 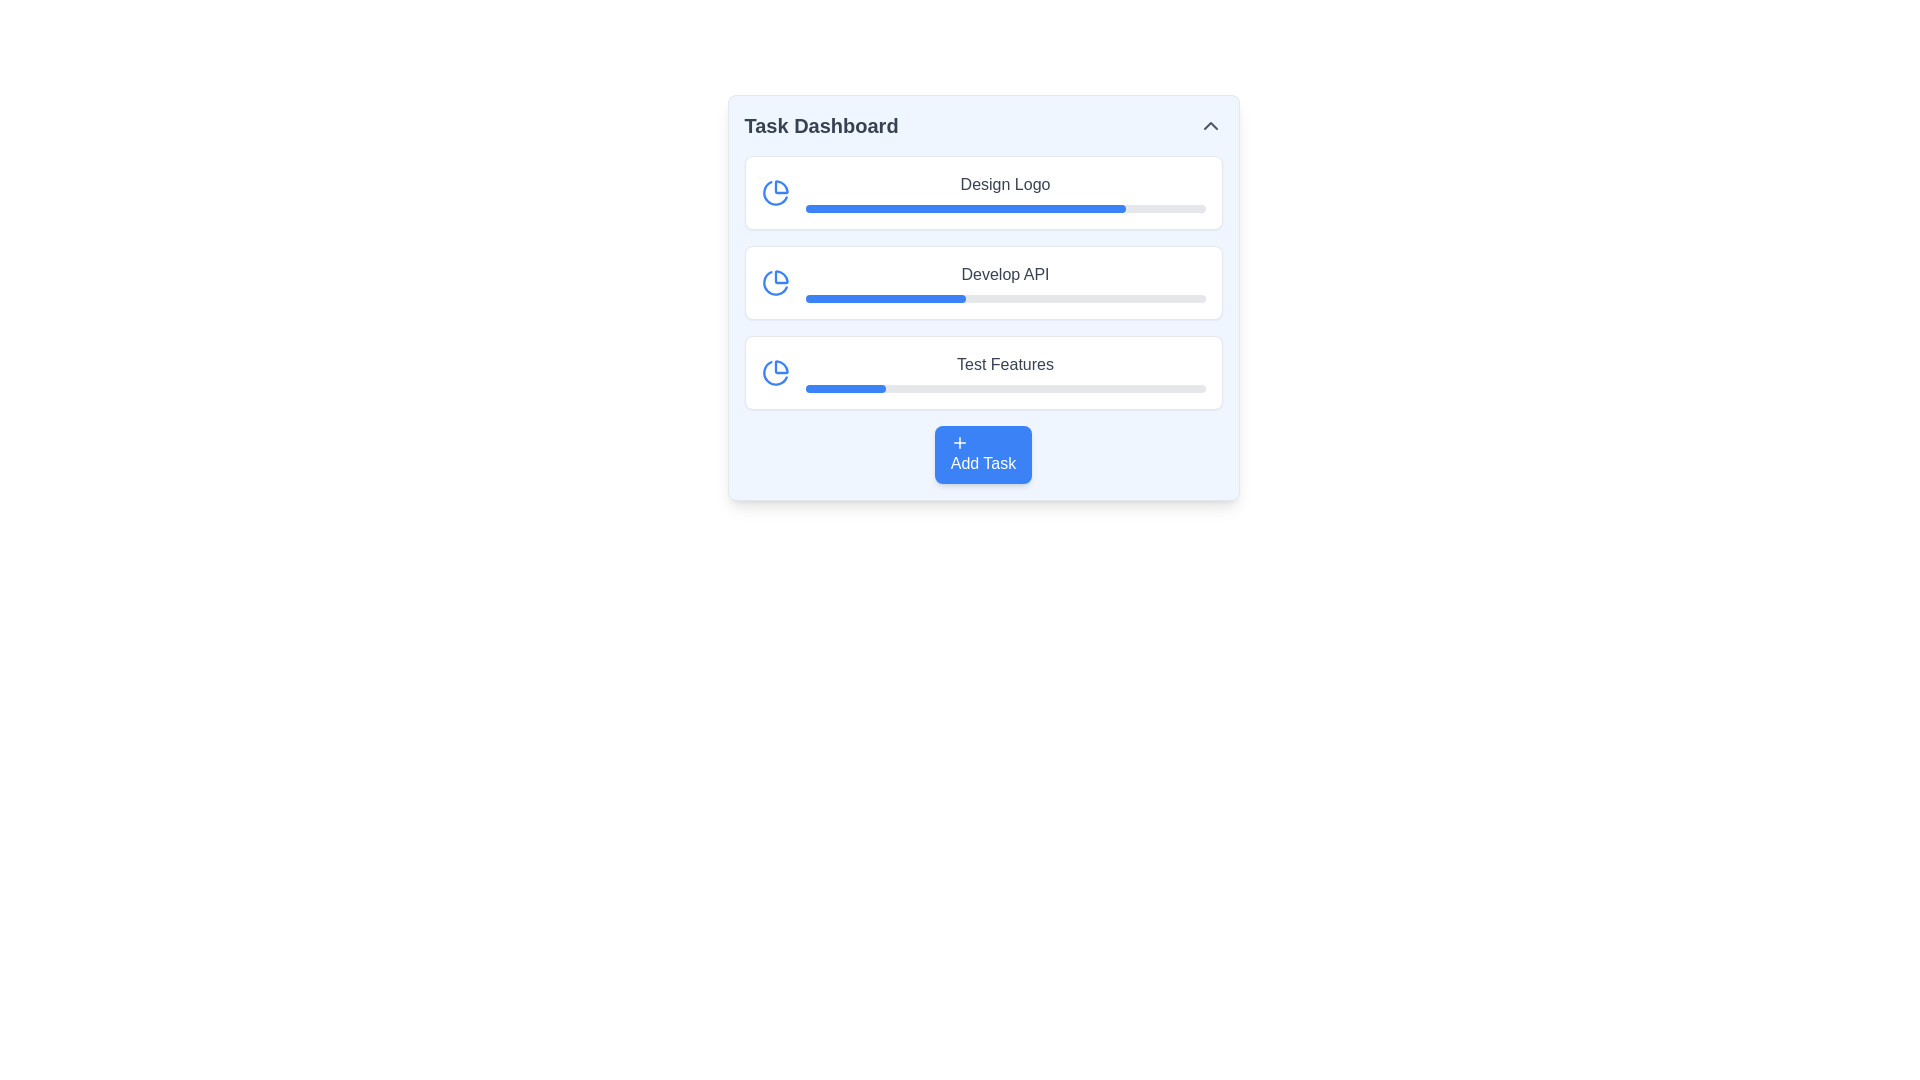 I want to click on the horizontal progress bar with a gray background and blue filled segment located below the 'Develop API' text label in the second task row, so click(x=1005, y=299).